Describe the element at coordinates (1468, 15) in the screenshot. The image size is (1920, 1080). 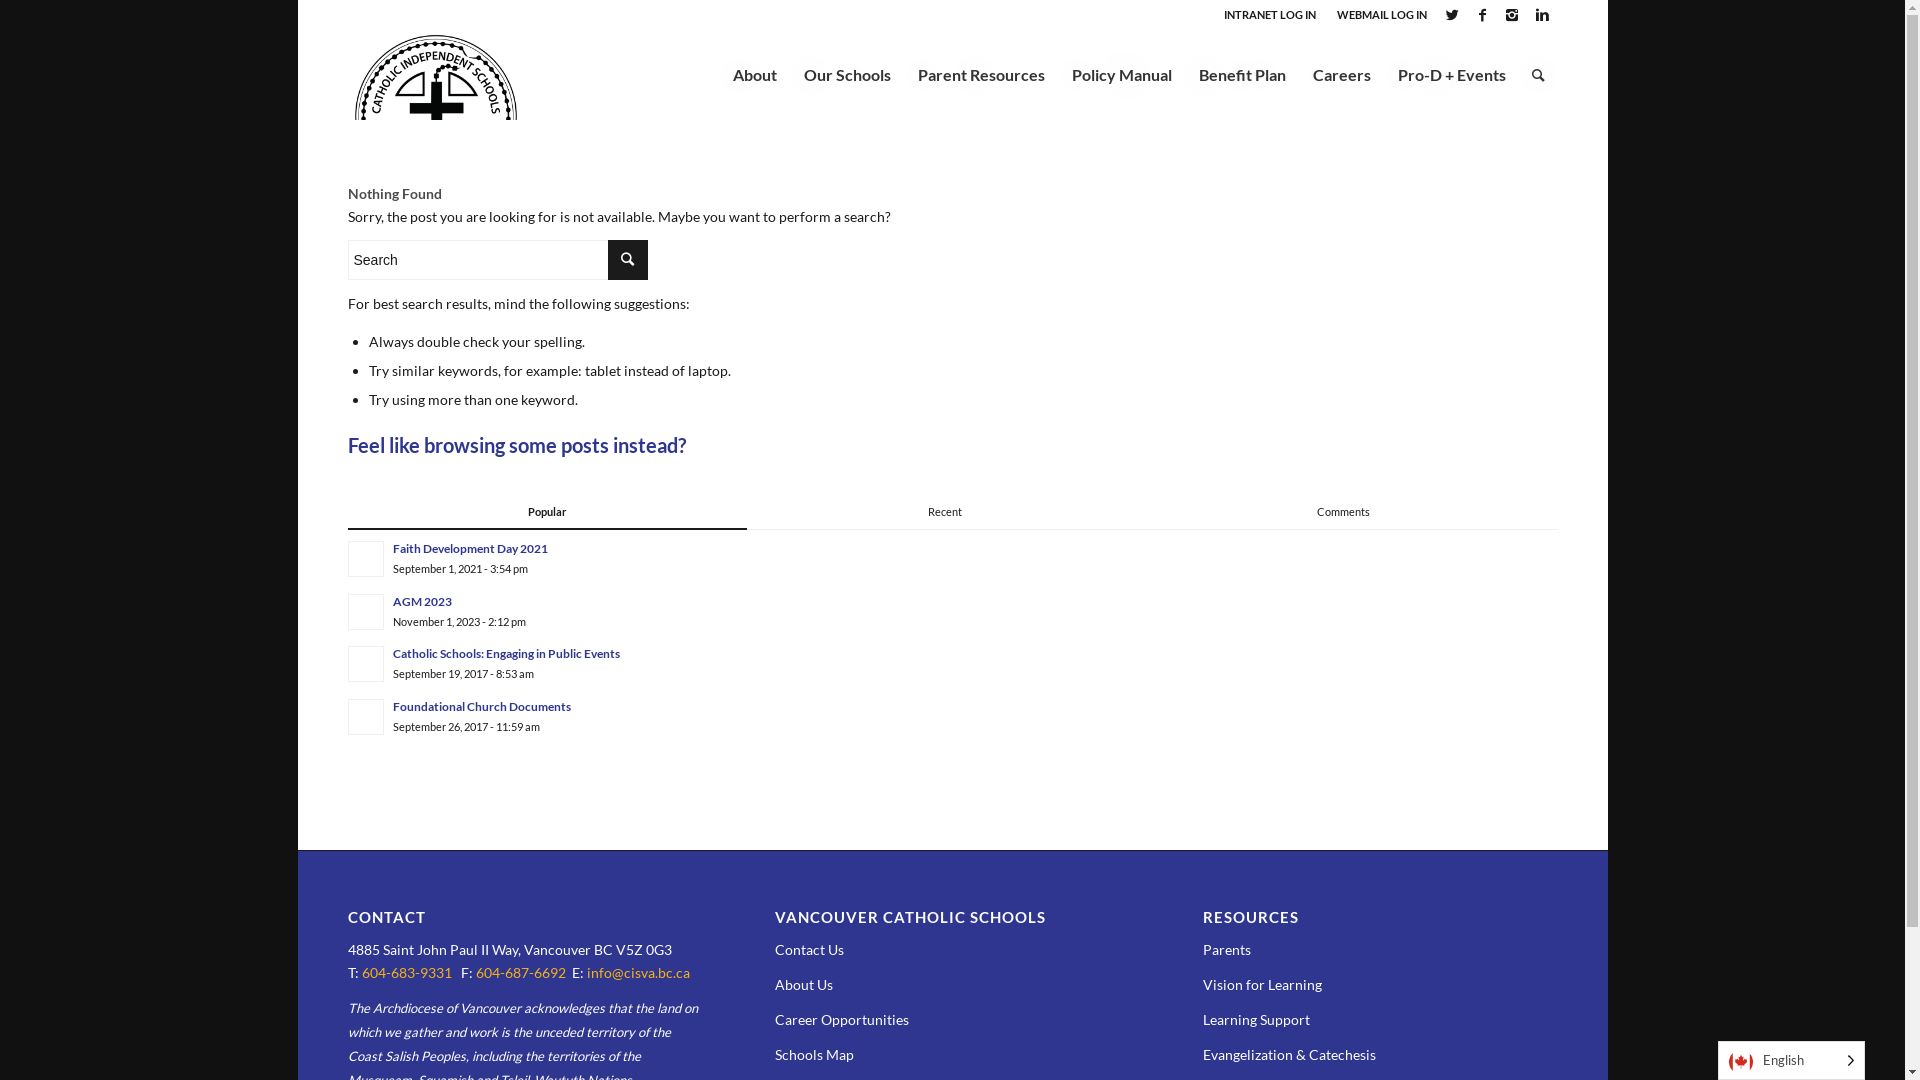
I see `'Facebook'` at that location.